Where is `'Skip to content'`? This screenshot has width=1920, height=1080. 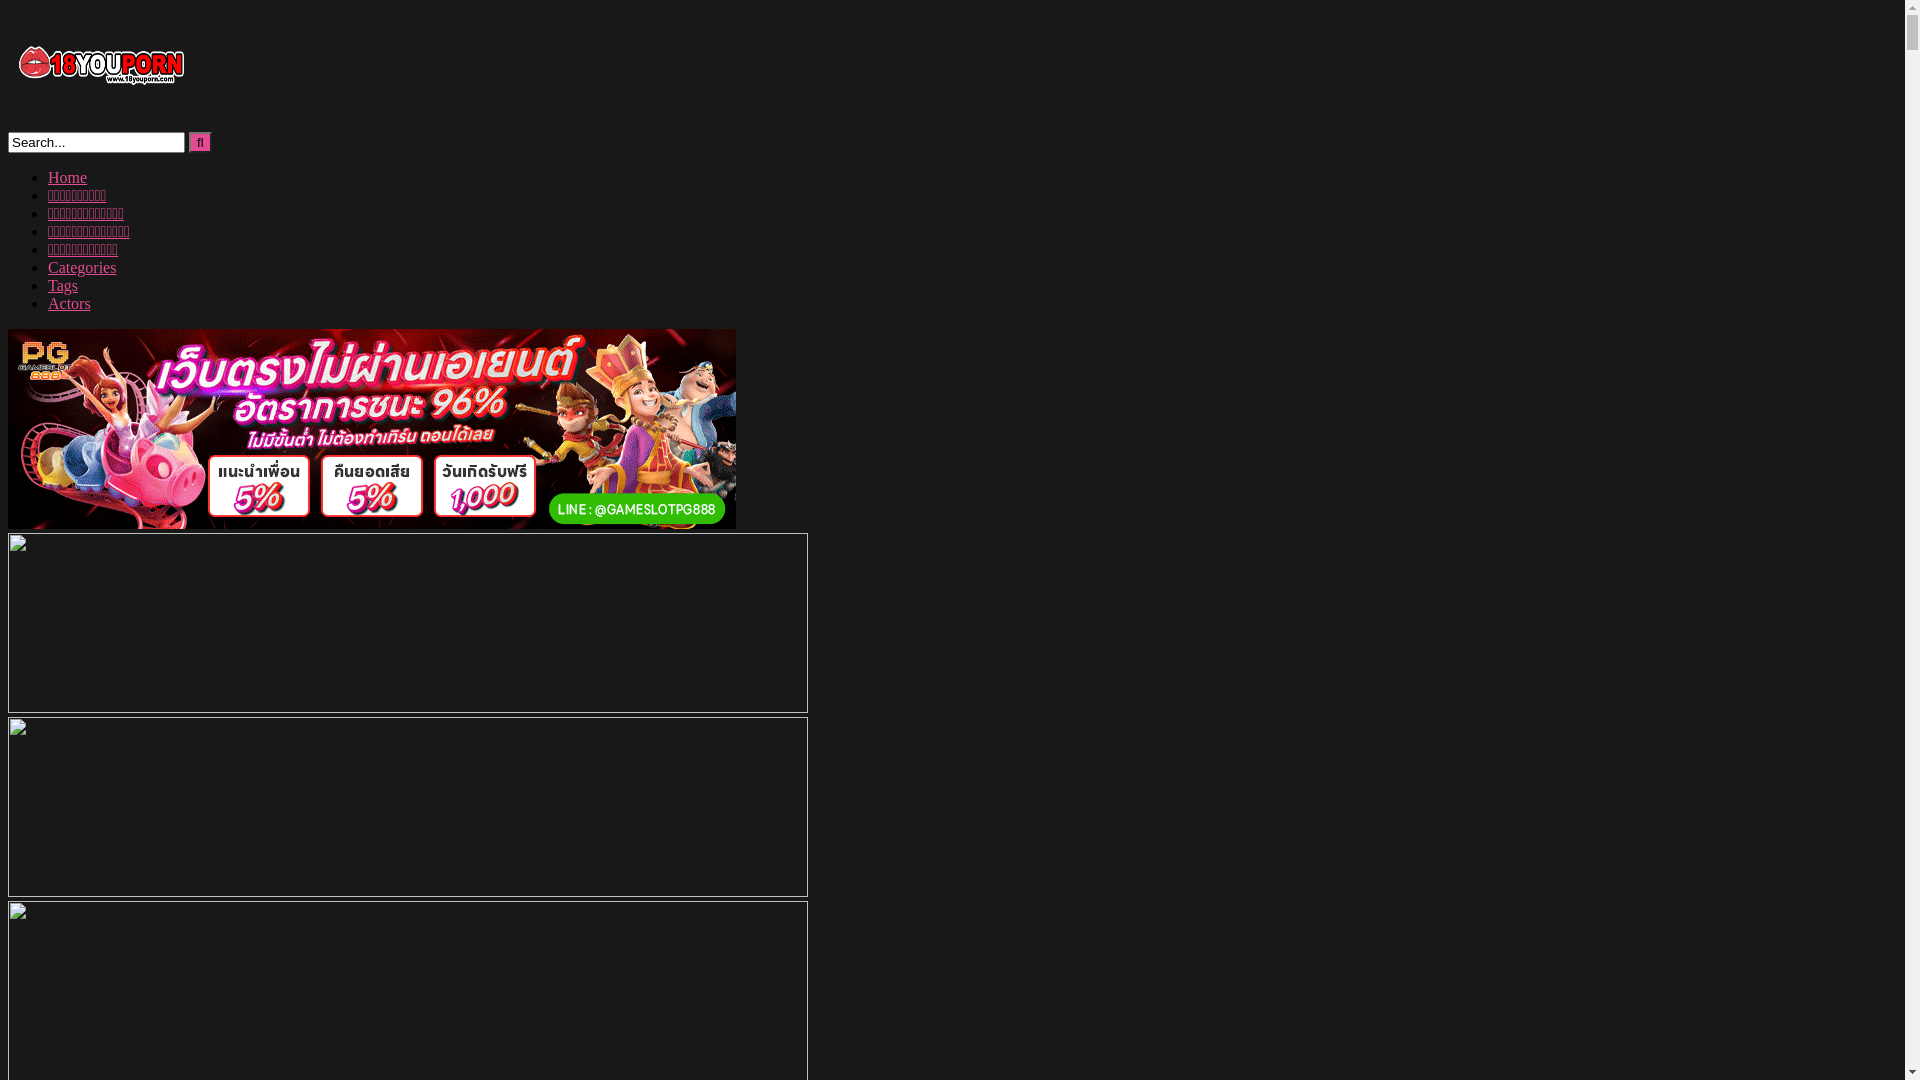 'Skip to content' is located at coordinates (6, 7).